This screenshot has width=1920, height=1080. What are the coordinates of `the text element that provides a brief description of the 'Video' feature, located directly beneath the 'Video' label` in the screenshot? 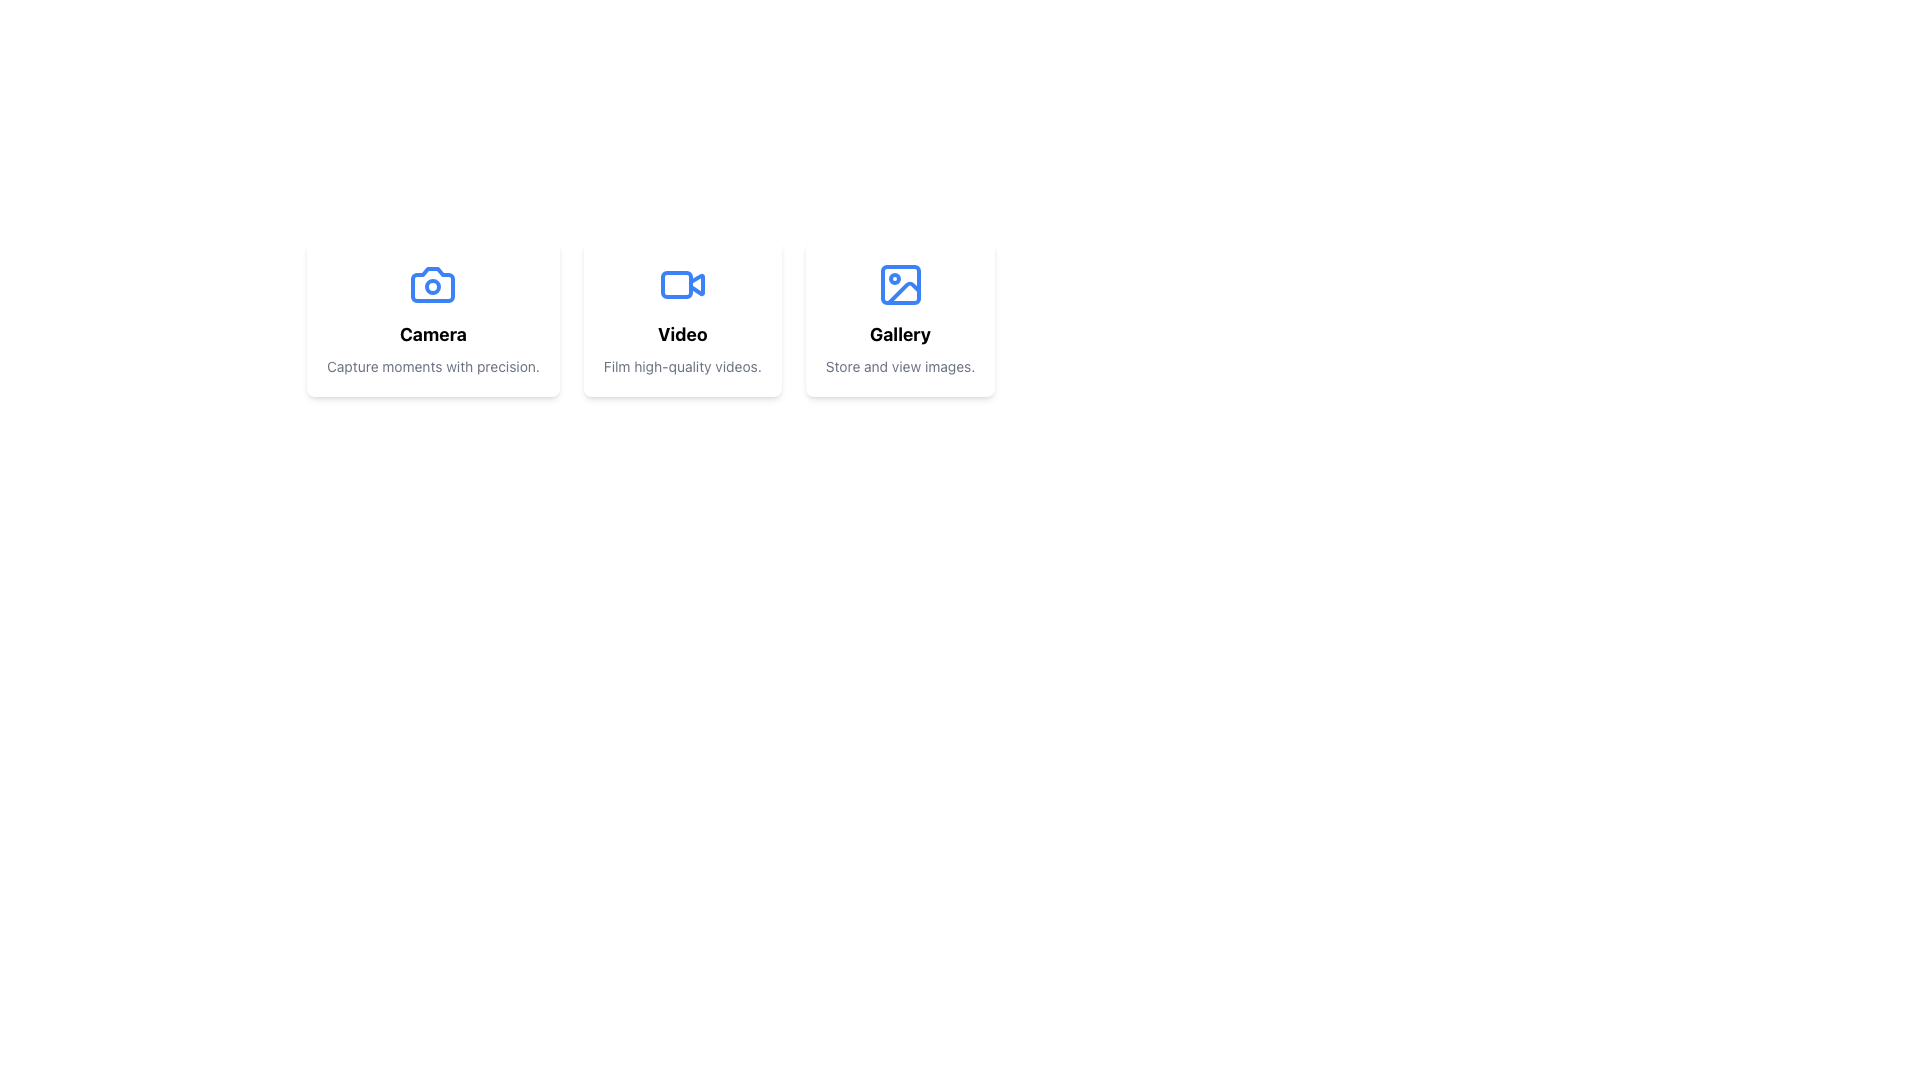 It's located at (682, 366).